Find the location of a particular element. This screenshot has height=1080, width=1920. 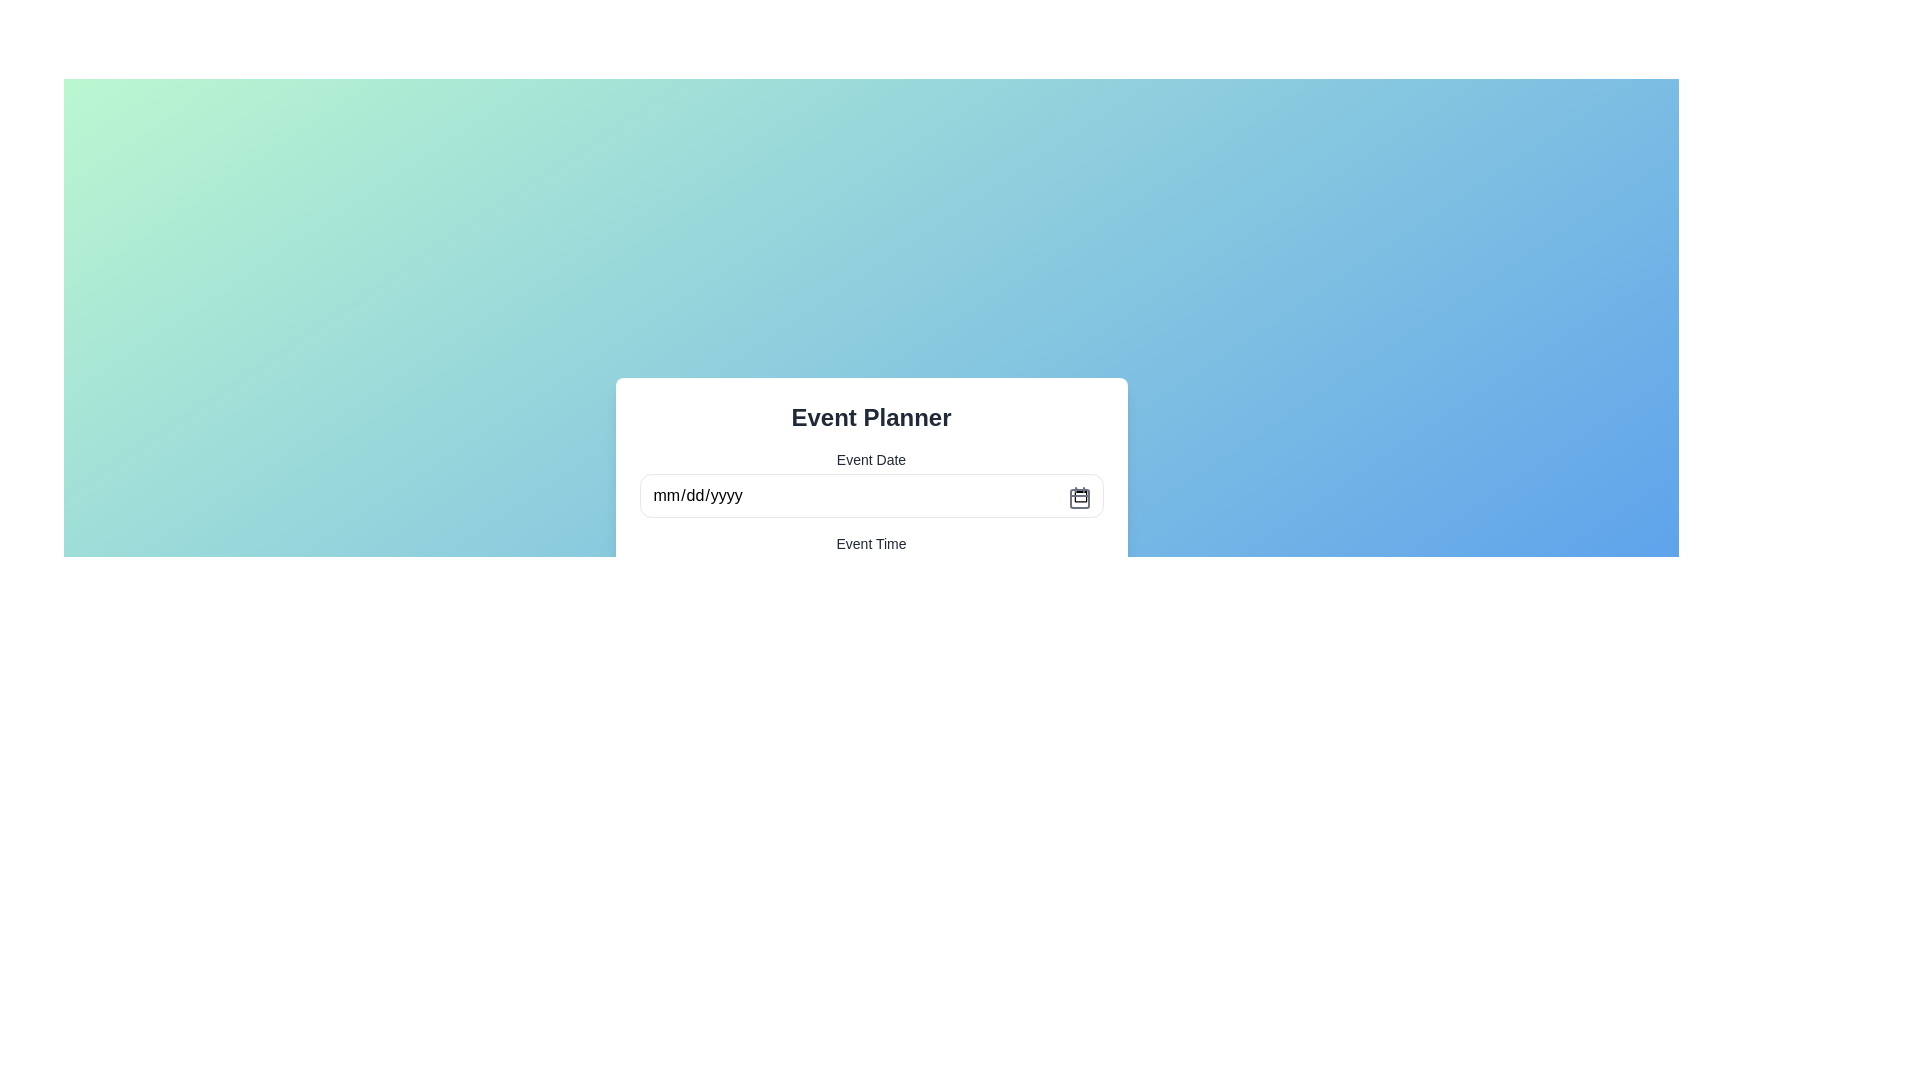

the static text label that reads 'Event Time', which is styled in a smaller dark gray font and is positioned centrally below the 'Event Date' label is located at coordinates (871, 543).